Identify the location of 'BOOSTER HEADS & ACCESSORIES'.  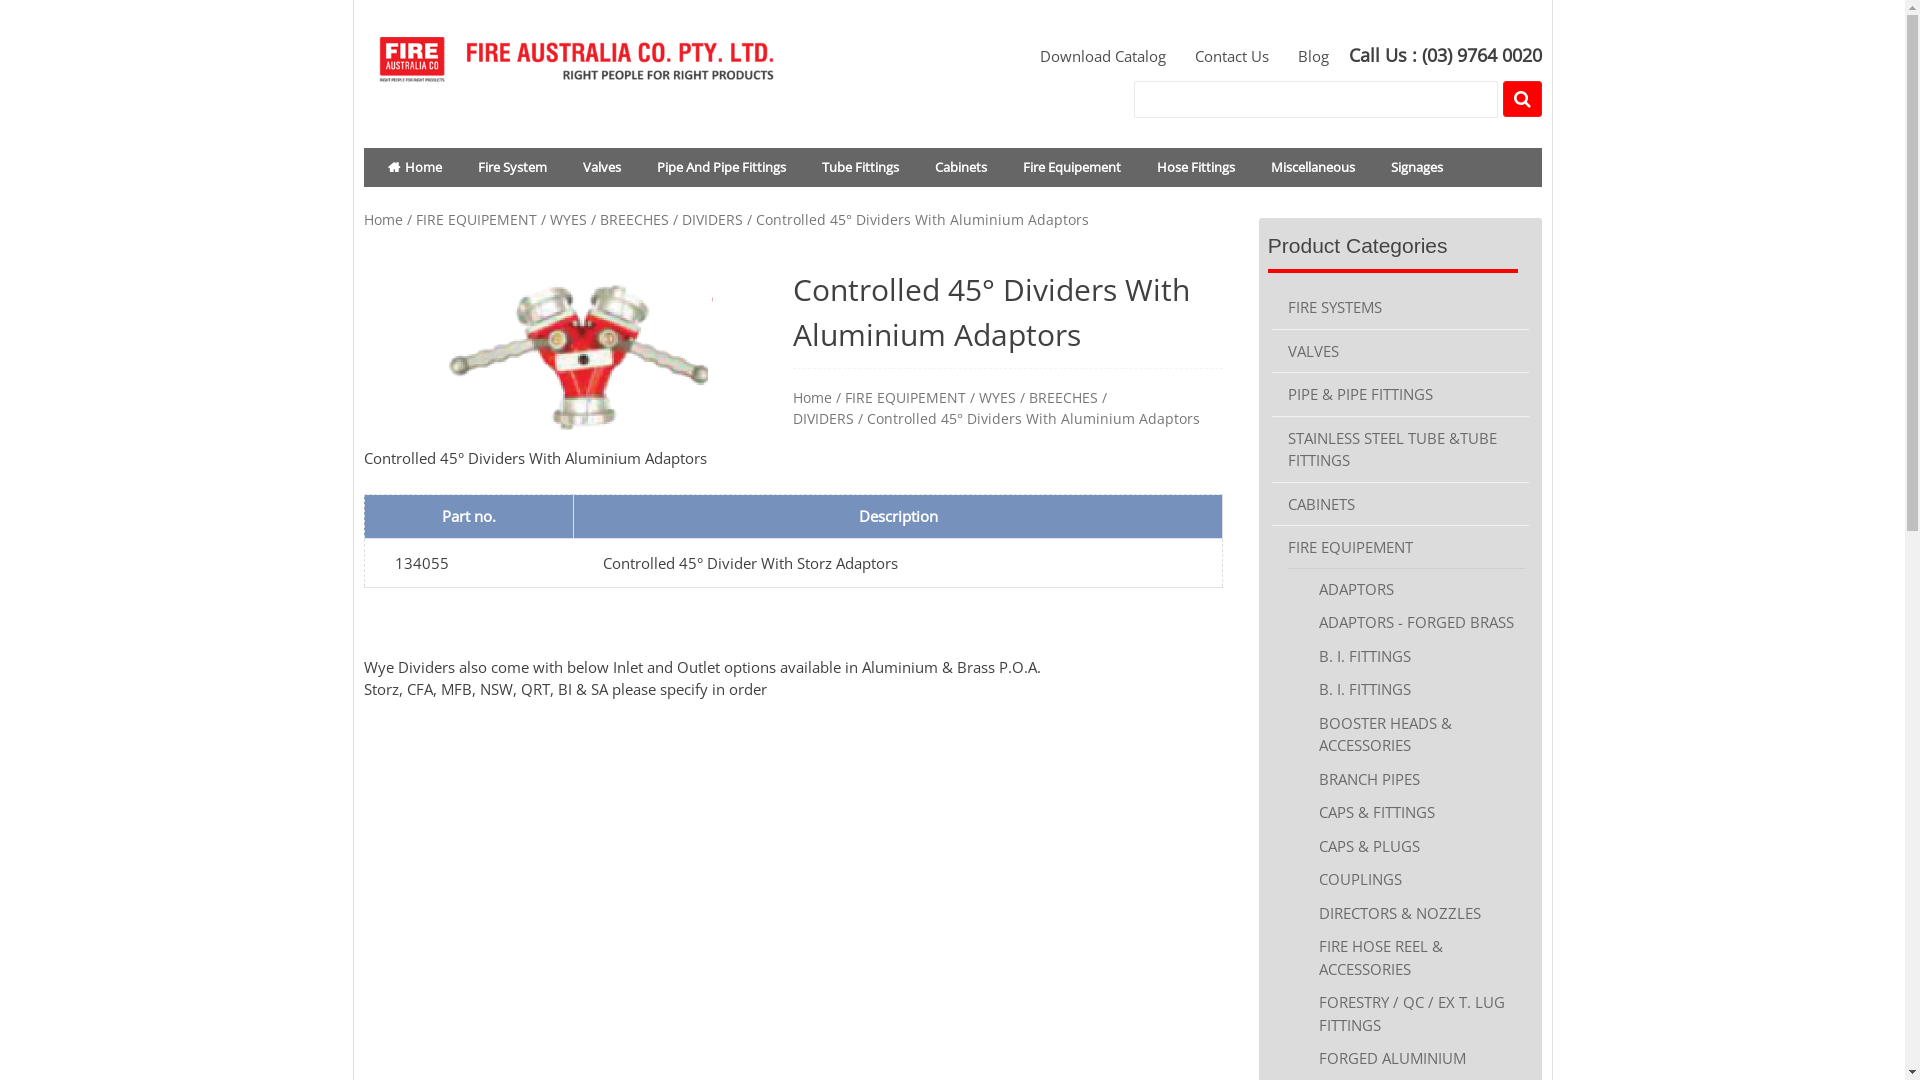
(1319, 734).